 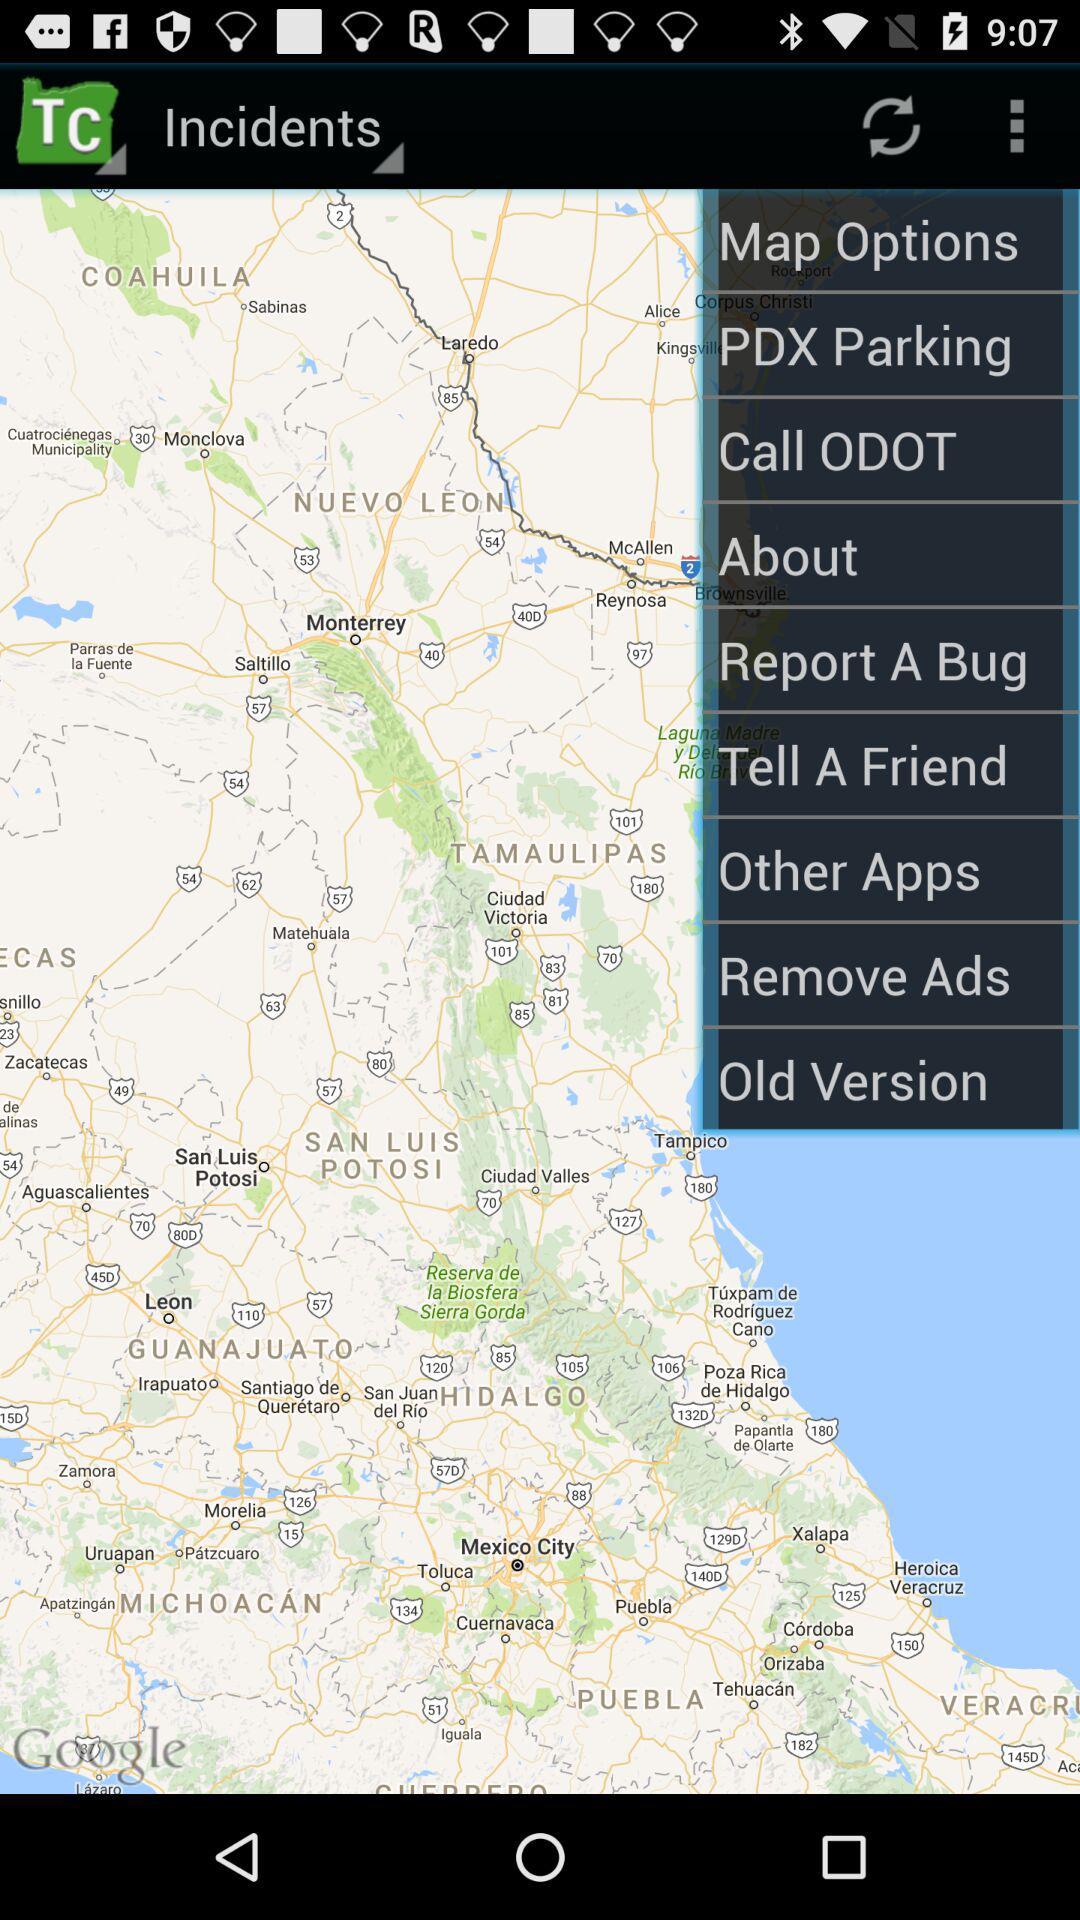 I want to click on the tell a friend app, so click(x=889, y=763).